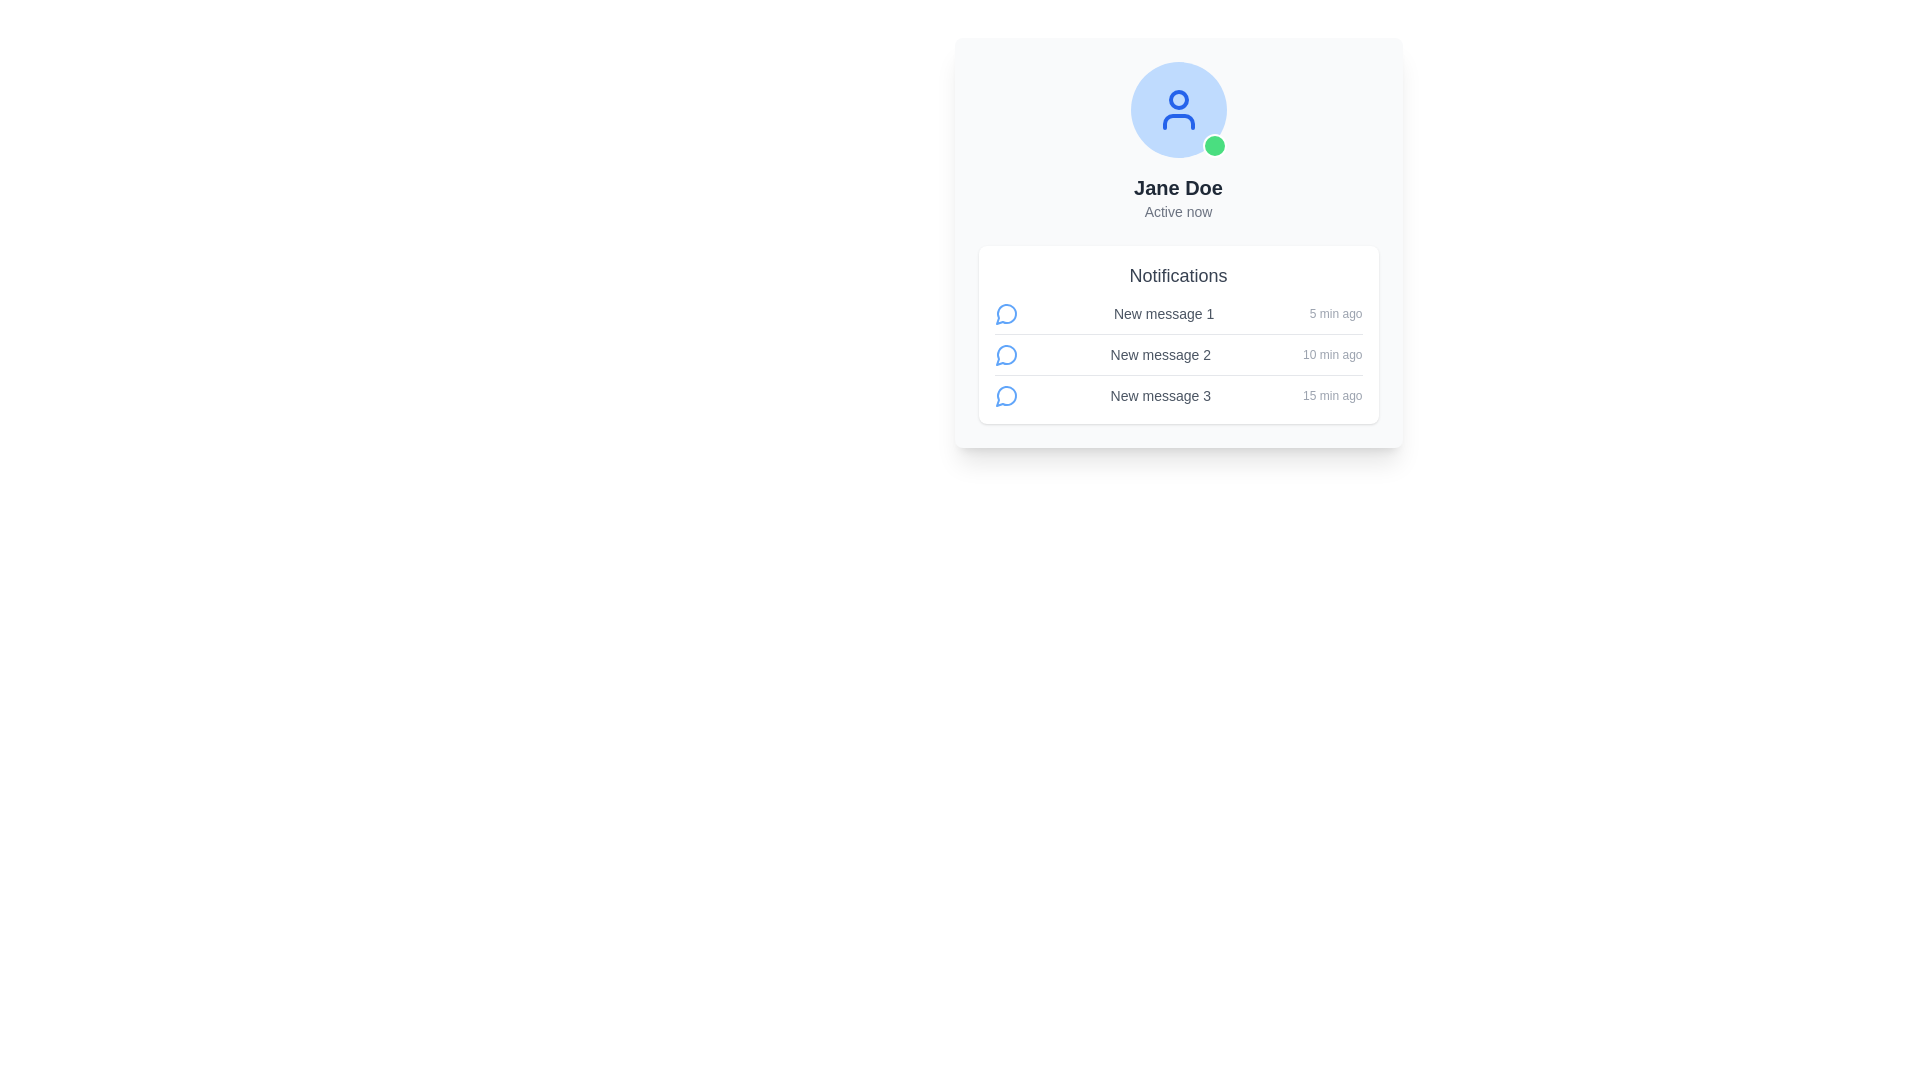 The image size is (1920, 1080). I want to click on the status represented by the small, circular green status indicator located at the bottom-right corner of the larger blue and white profile icon, so click(1213, 145).